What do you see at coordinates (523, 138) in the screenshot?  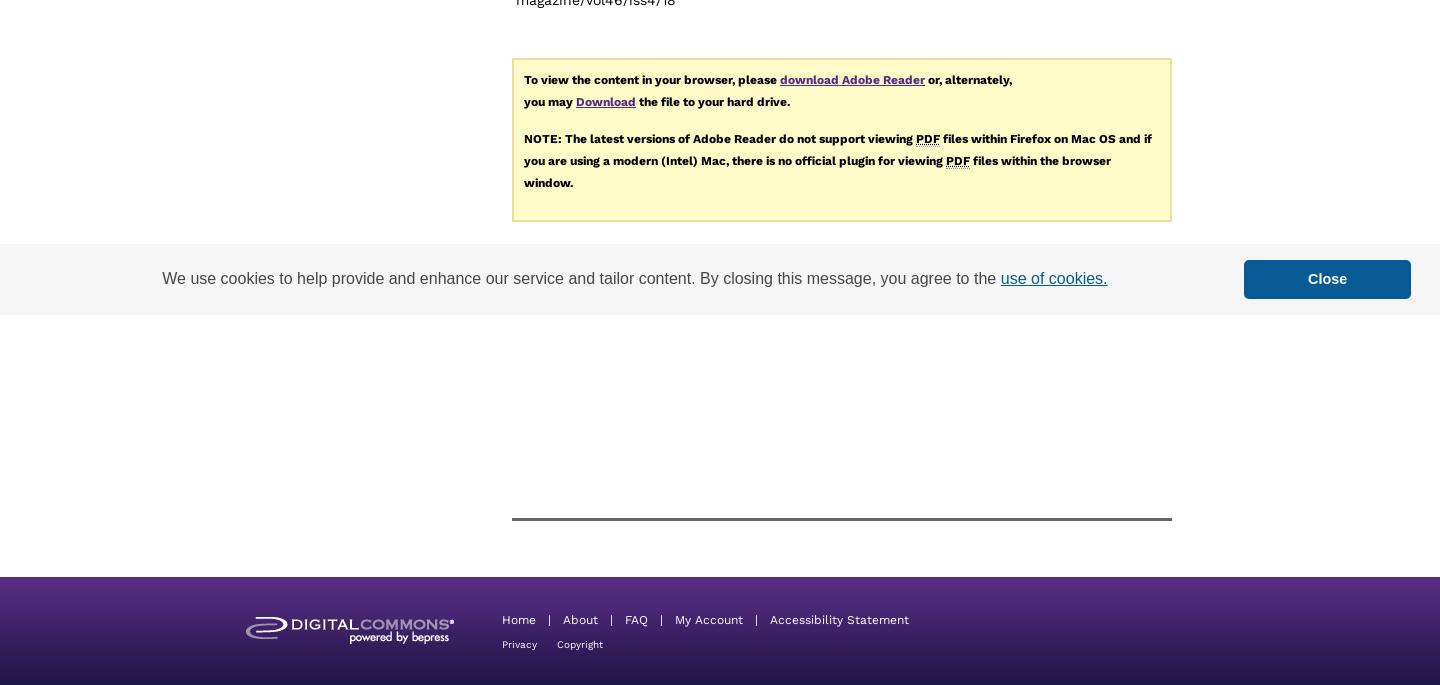 I see `'NOTE: The latest versions of Adobe Reader do not support viewing'` at bounding box center [523, 138].